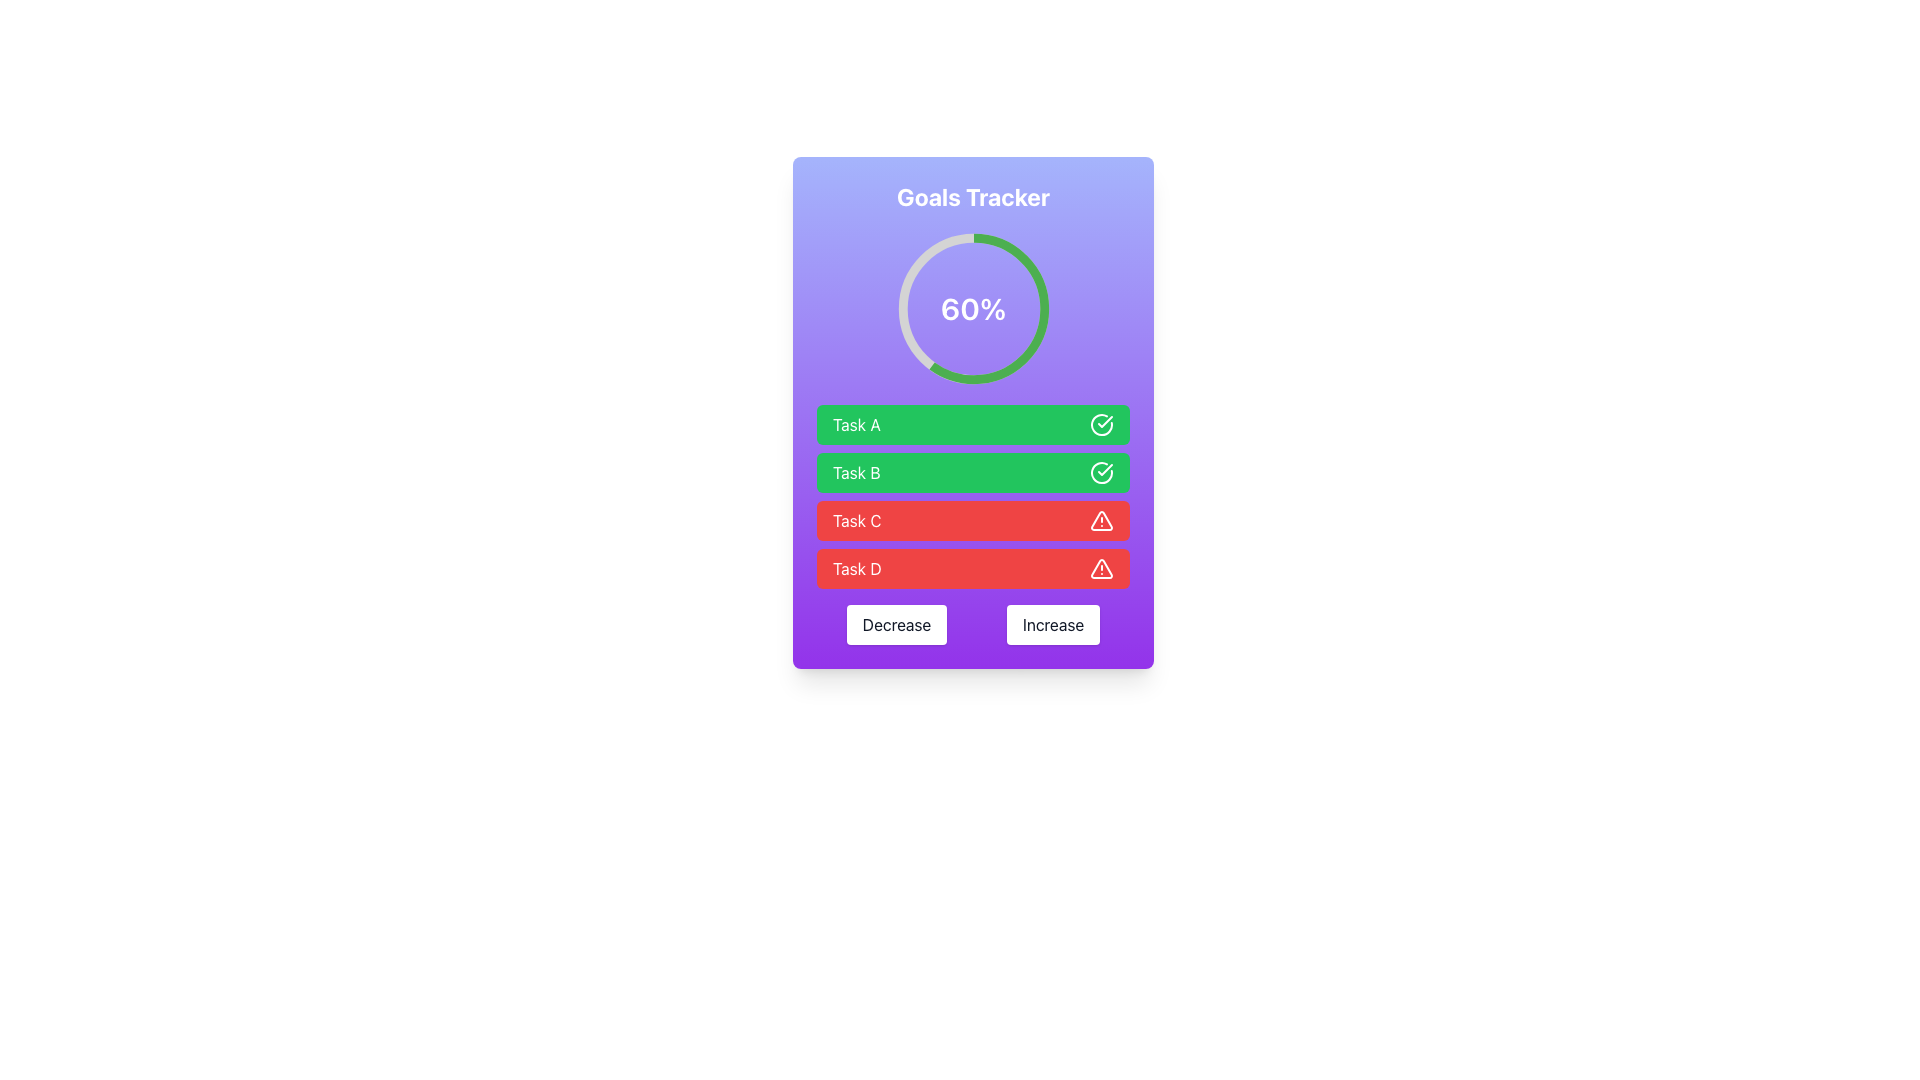 The height and width of the screenshot is (1080, 1920). What do you see at coordinates (896, 623) in the screenshot?
I see `the leftmost button labeled 'Decrease' with a white background and black text` at bounding box center [896, 623].